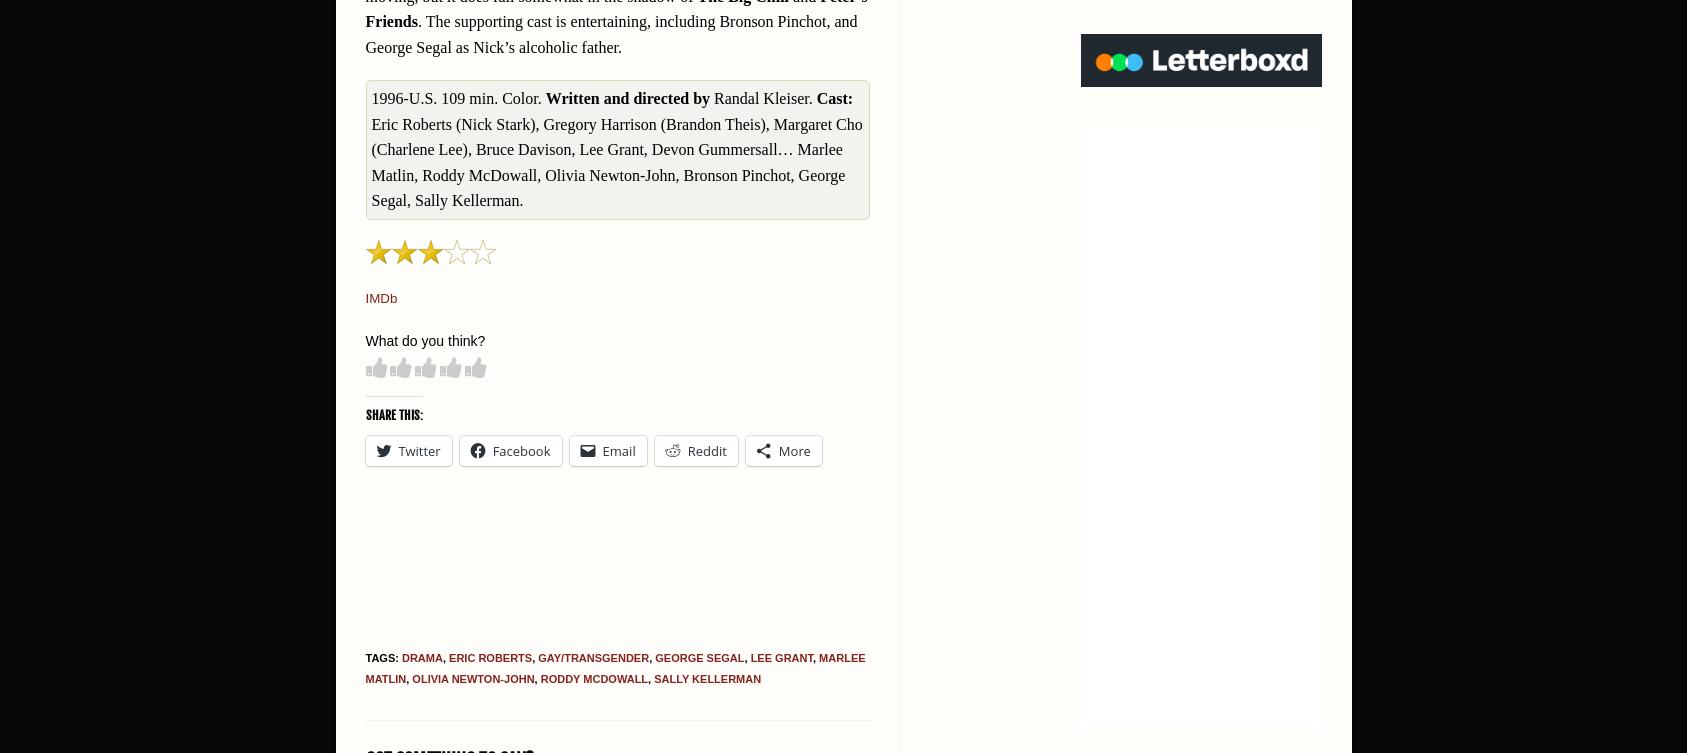  What do you see at coordinates (365, 339) in the screenshot?
I see `'What do you think?'` at bounding box center [365, 339].